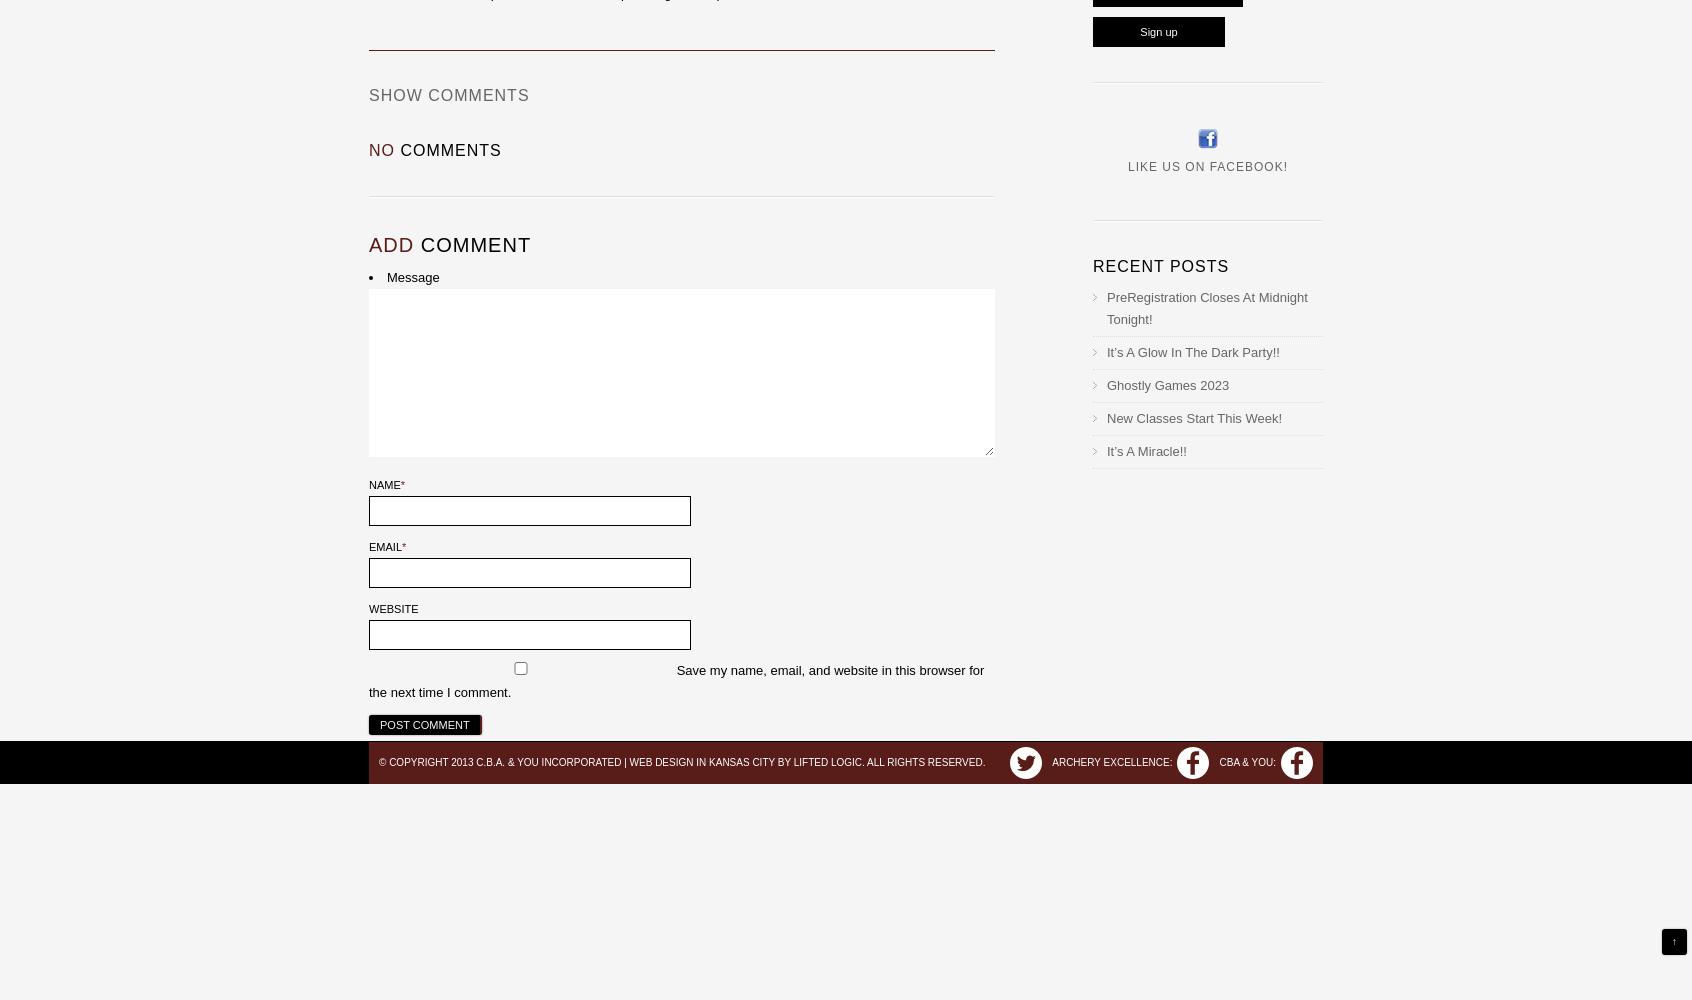 This screenshot has width=1692, height=1000. Describe the element at coordinates (1192, 351) in the screenshot. I see `'It’s A Glow In The Dark Party!!'` at that location.